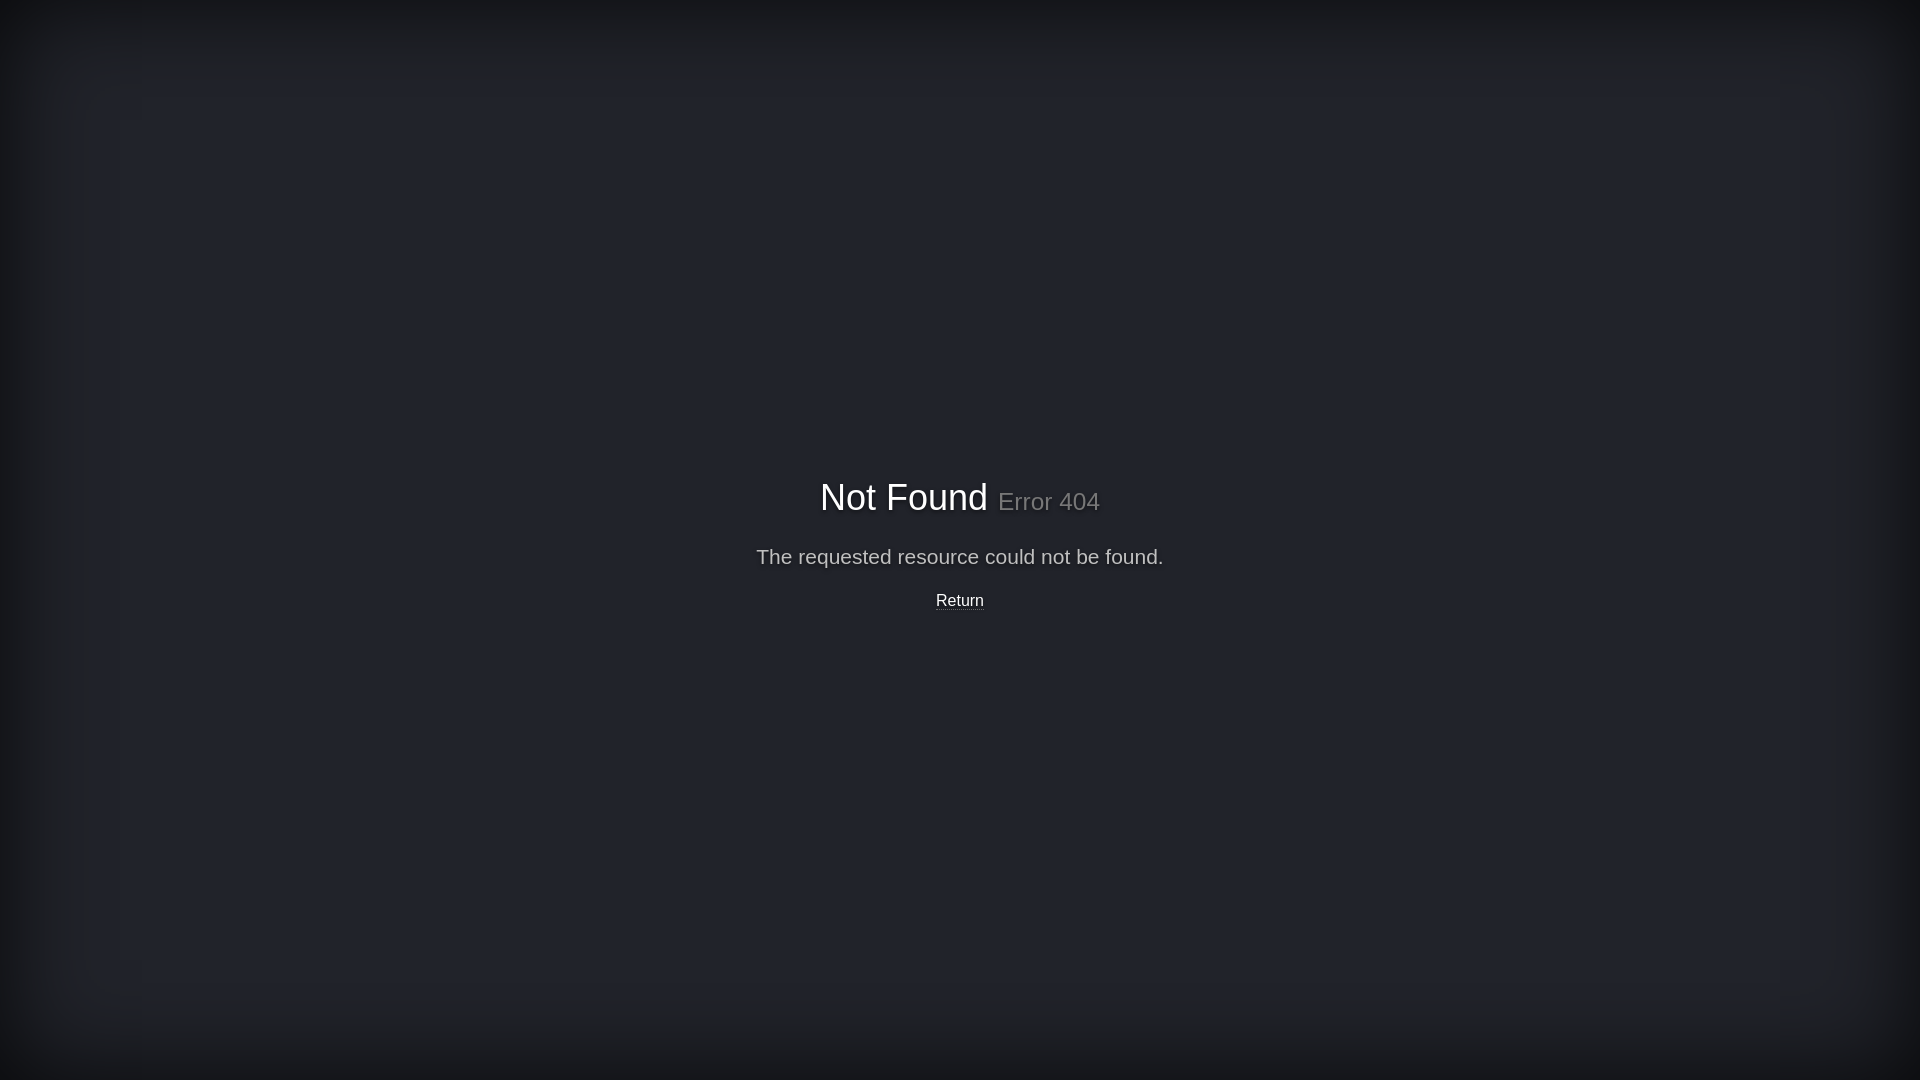 Image resolution: width=1920 pixels, height=1080 pixels. What do you see at coordinates (935, 600) in the screenshot?
I see `'Return'` at bounding box center [935, 600].